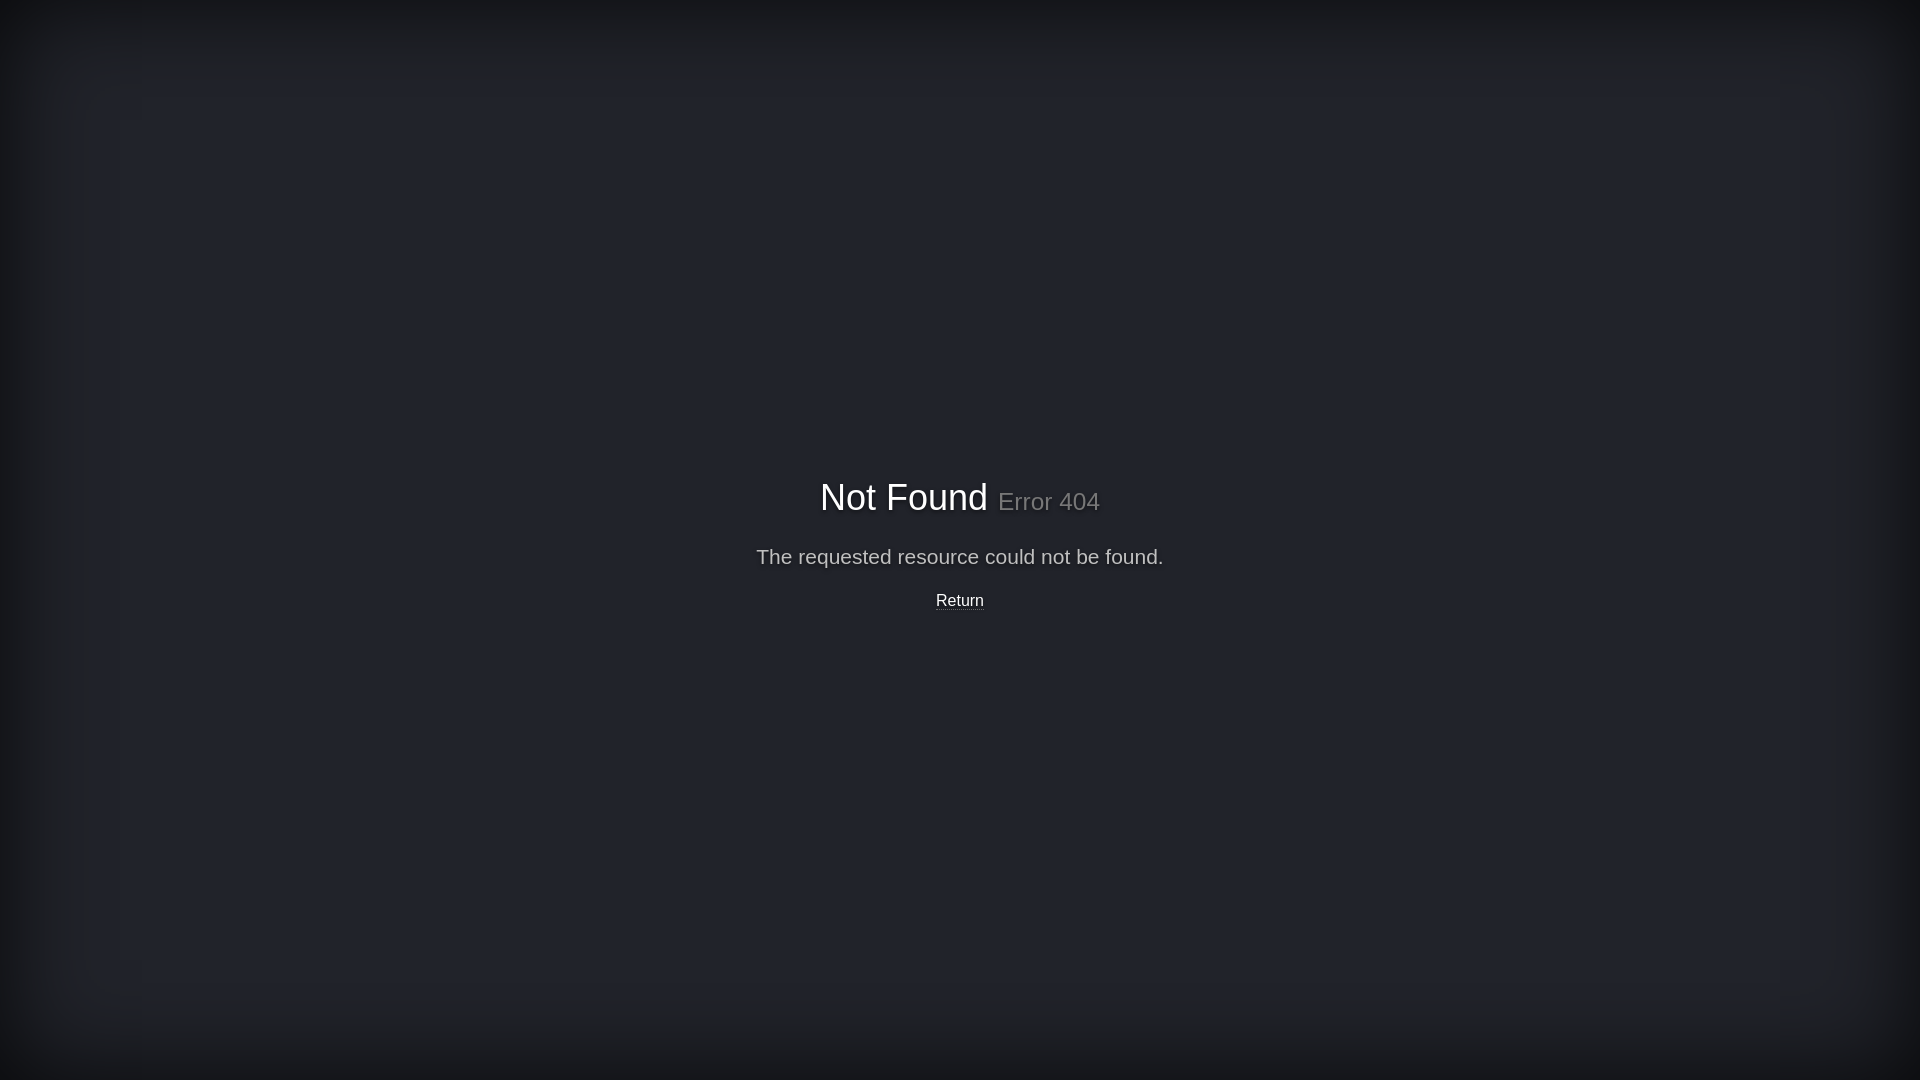 Image resolution: width=1920 pixels, height=1080 pixels. What do you see at coordinates (935, 600) in the screenshot?
I see `'Return'` at bounding box center [935, 600].